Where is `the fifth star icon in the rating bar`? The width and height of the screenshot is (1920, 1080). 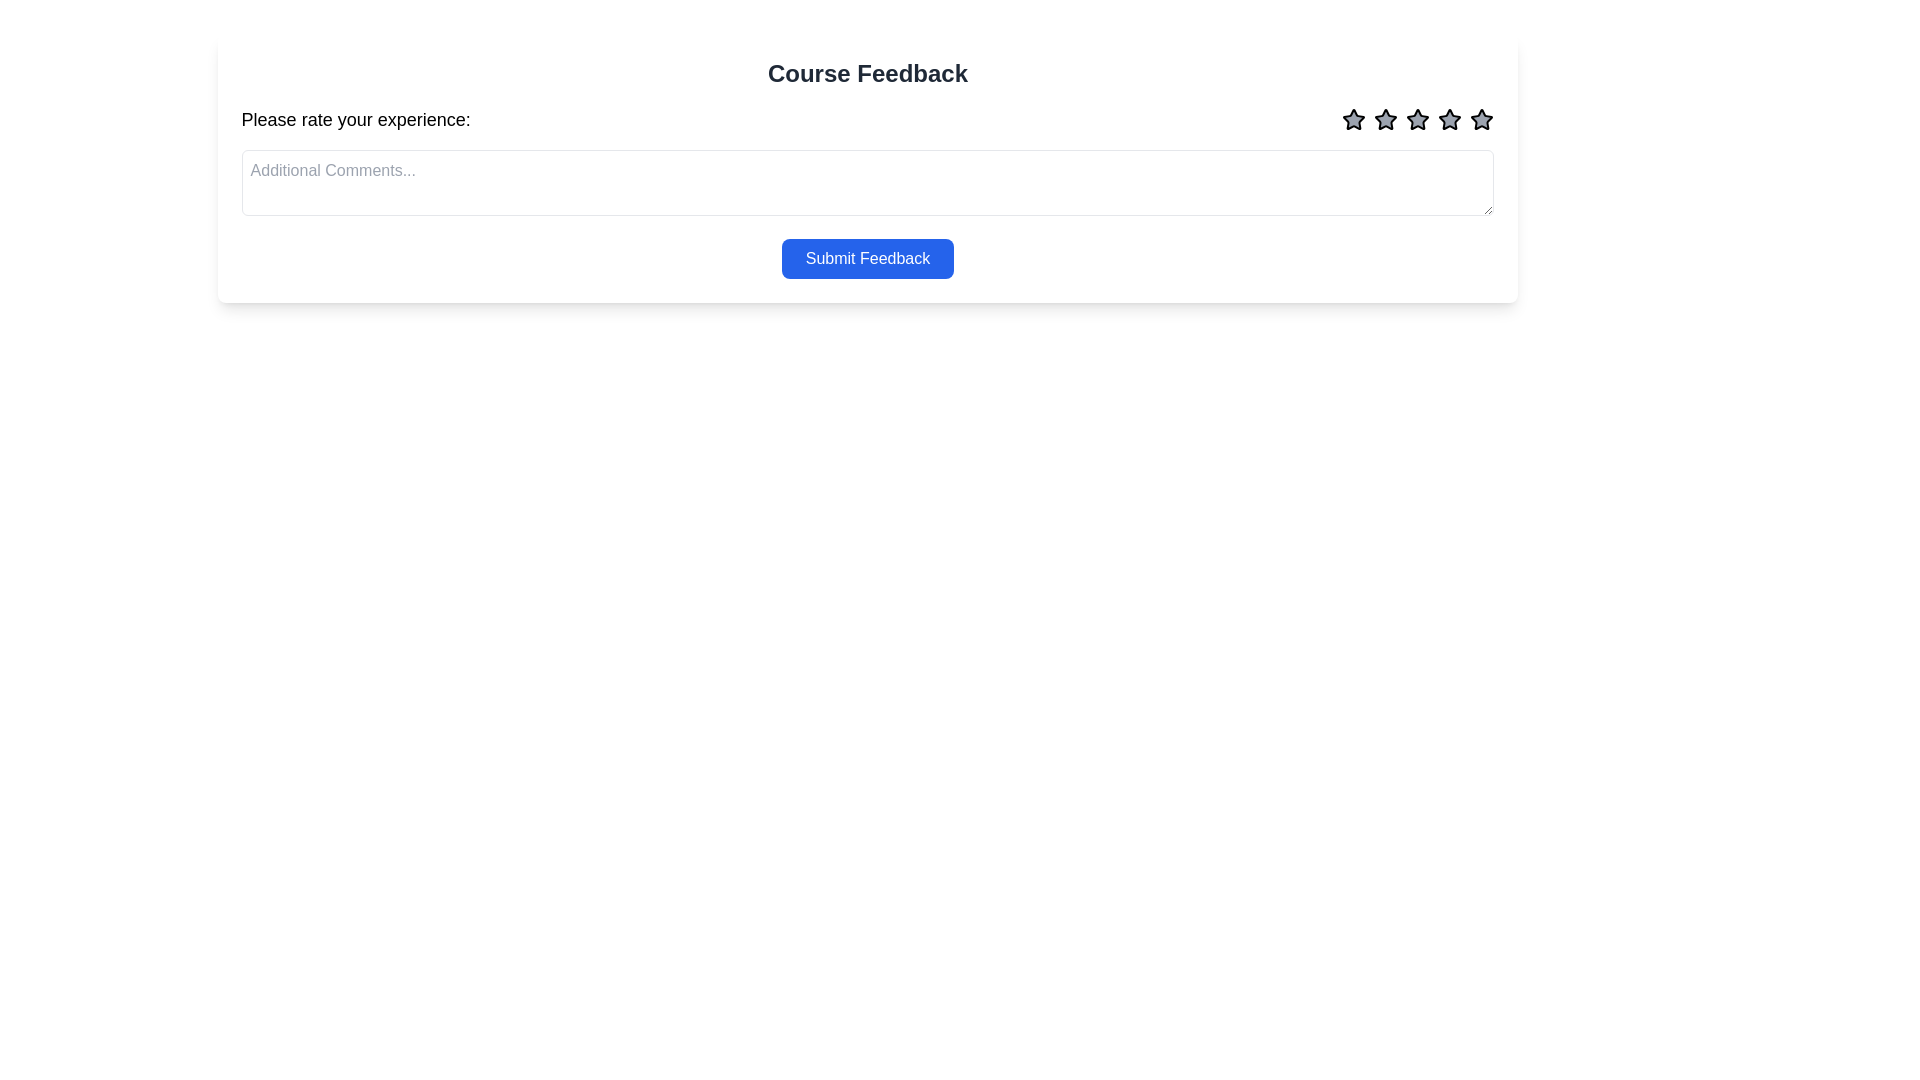
the fifth star icon in the rating bar is located at coordinates (1450, 119).